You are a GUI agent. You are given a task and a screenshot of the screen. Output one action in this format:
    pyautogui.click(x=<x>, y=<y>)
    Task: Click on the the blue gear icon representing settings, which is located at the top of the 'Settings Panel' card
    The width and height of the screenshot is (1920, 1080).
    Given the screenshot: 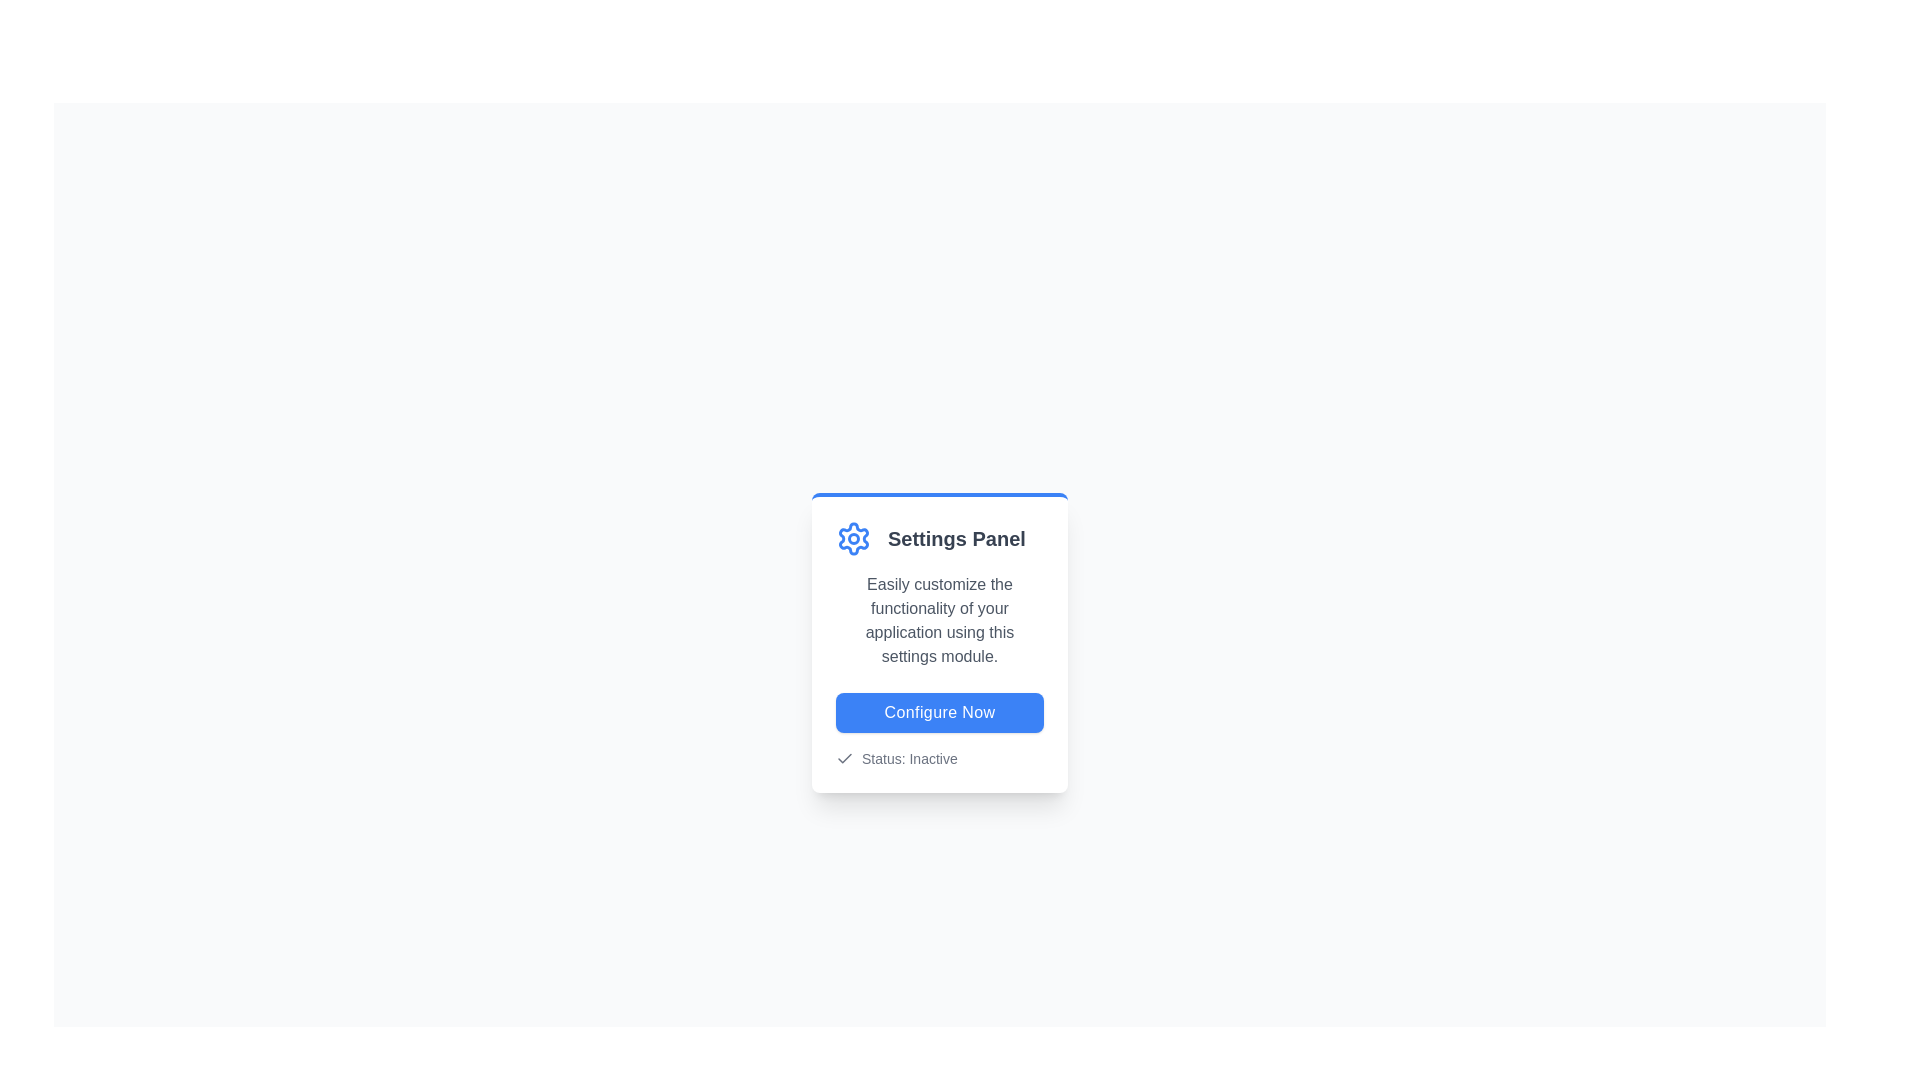 What is the action you would take?
    pyautogui.click(x=854, y=538)
    